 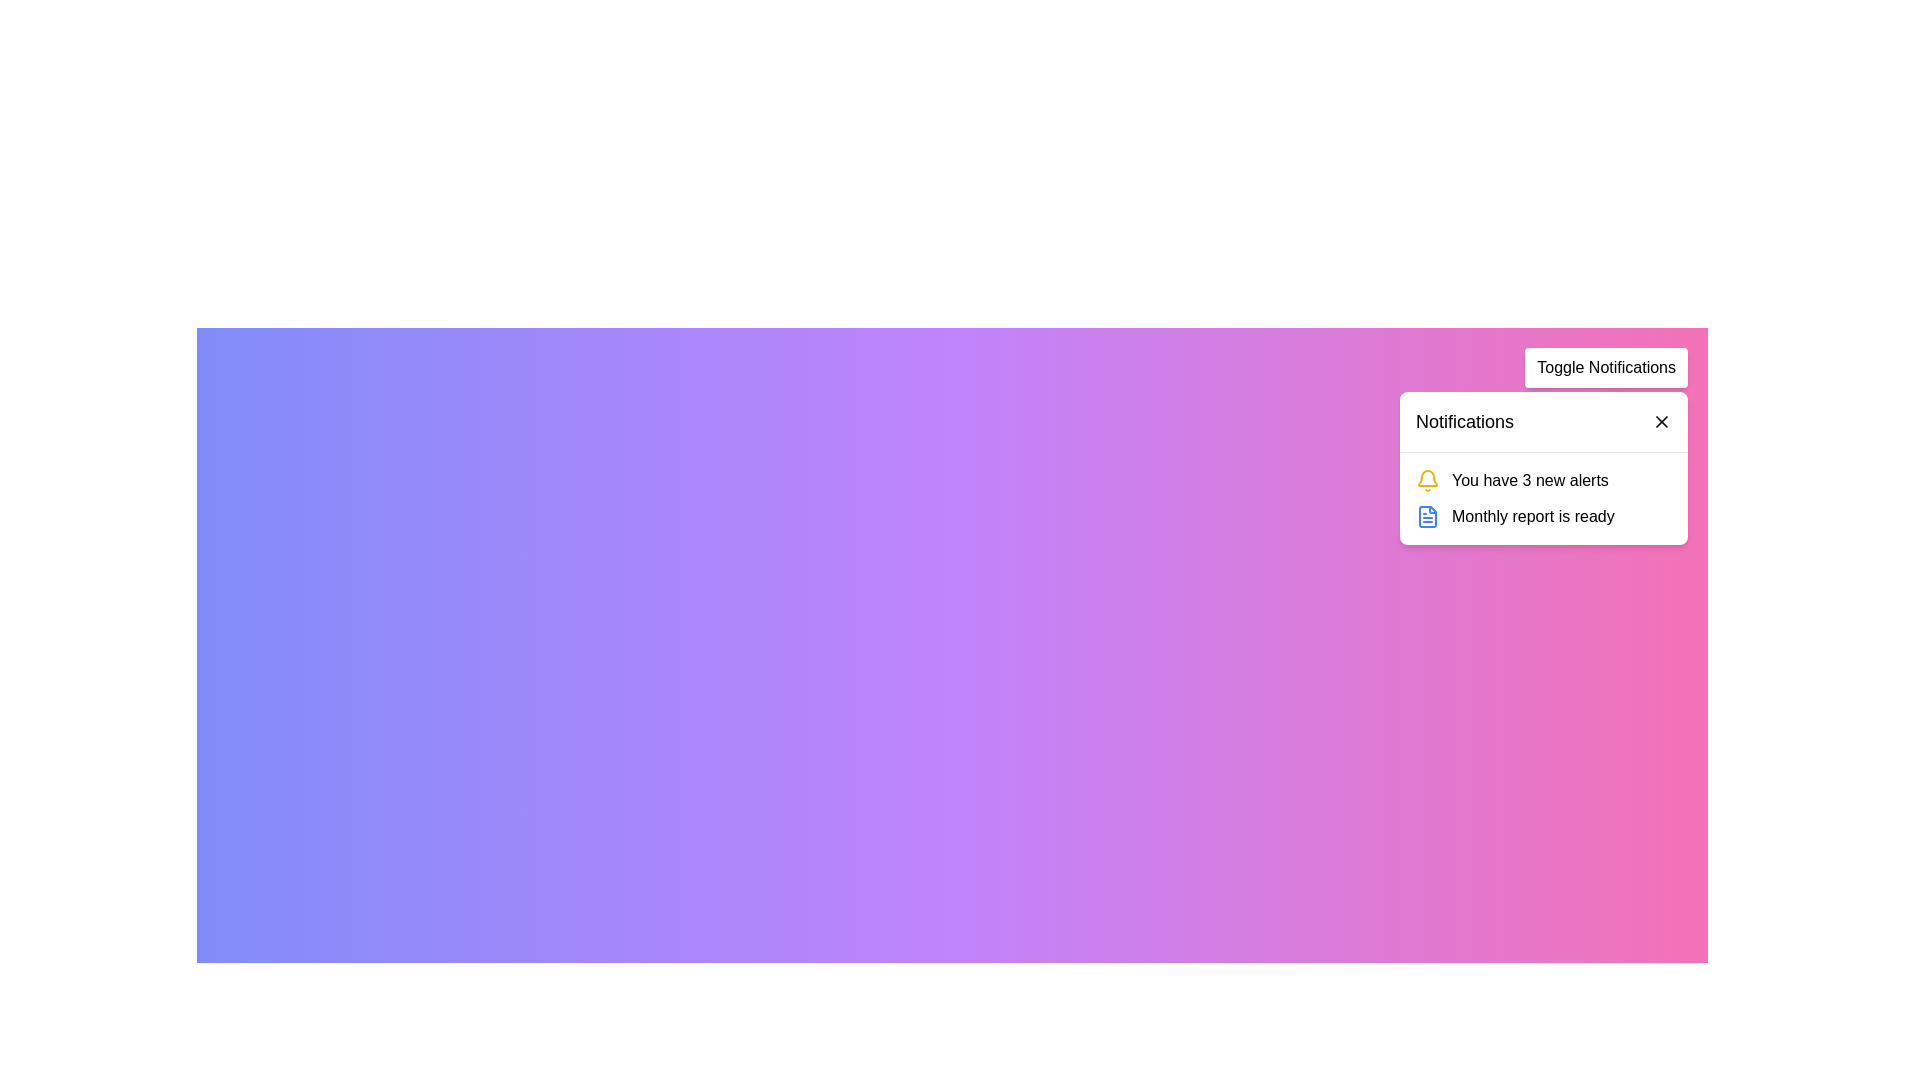 I want to click on the 'Toggle Notifications' button, which is a rectangular button with rounded corners displaying the text in black on a white background, located at the top-right corner above the notifications panel, so click(x=1606, y=367).